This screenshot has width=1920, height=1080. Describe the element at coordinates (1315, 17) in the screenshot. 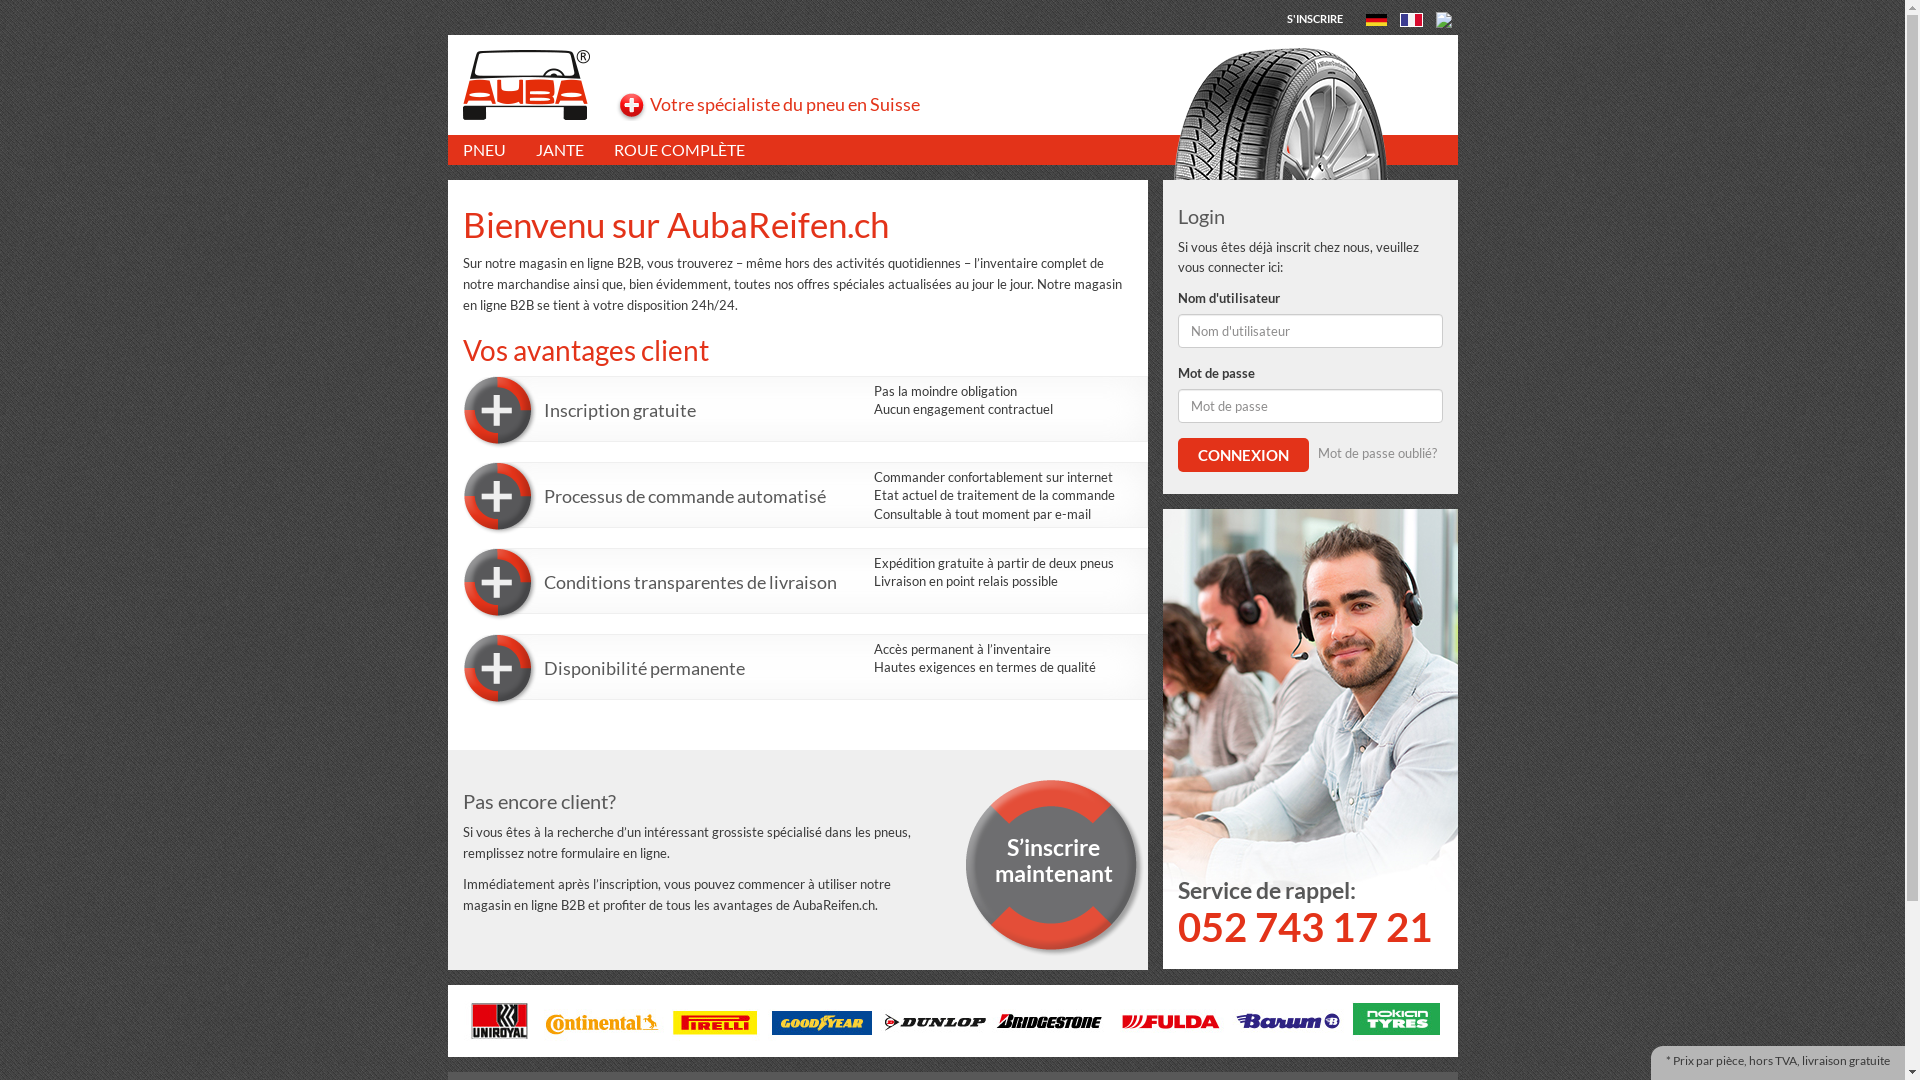

I see `'S'INSCRIRE'` at that location.